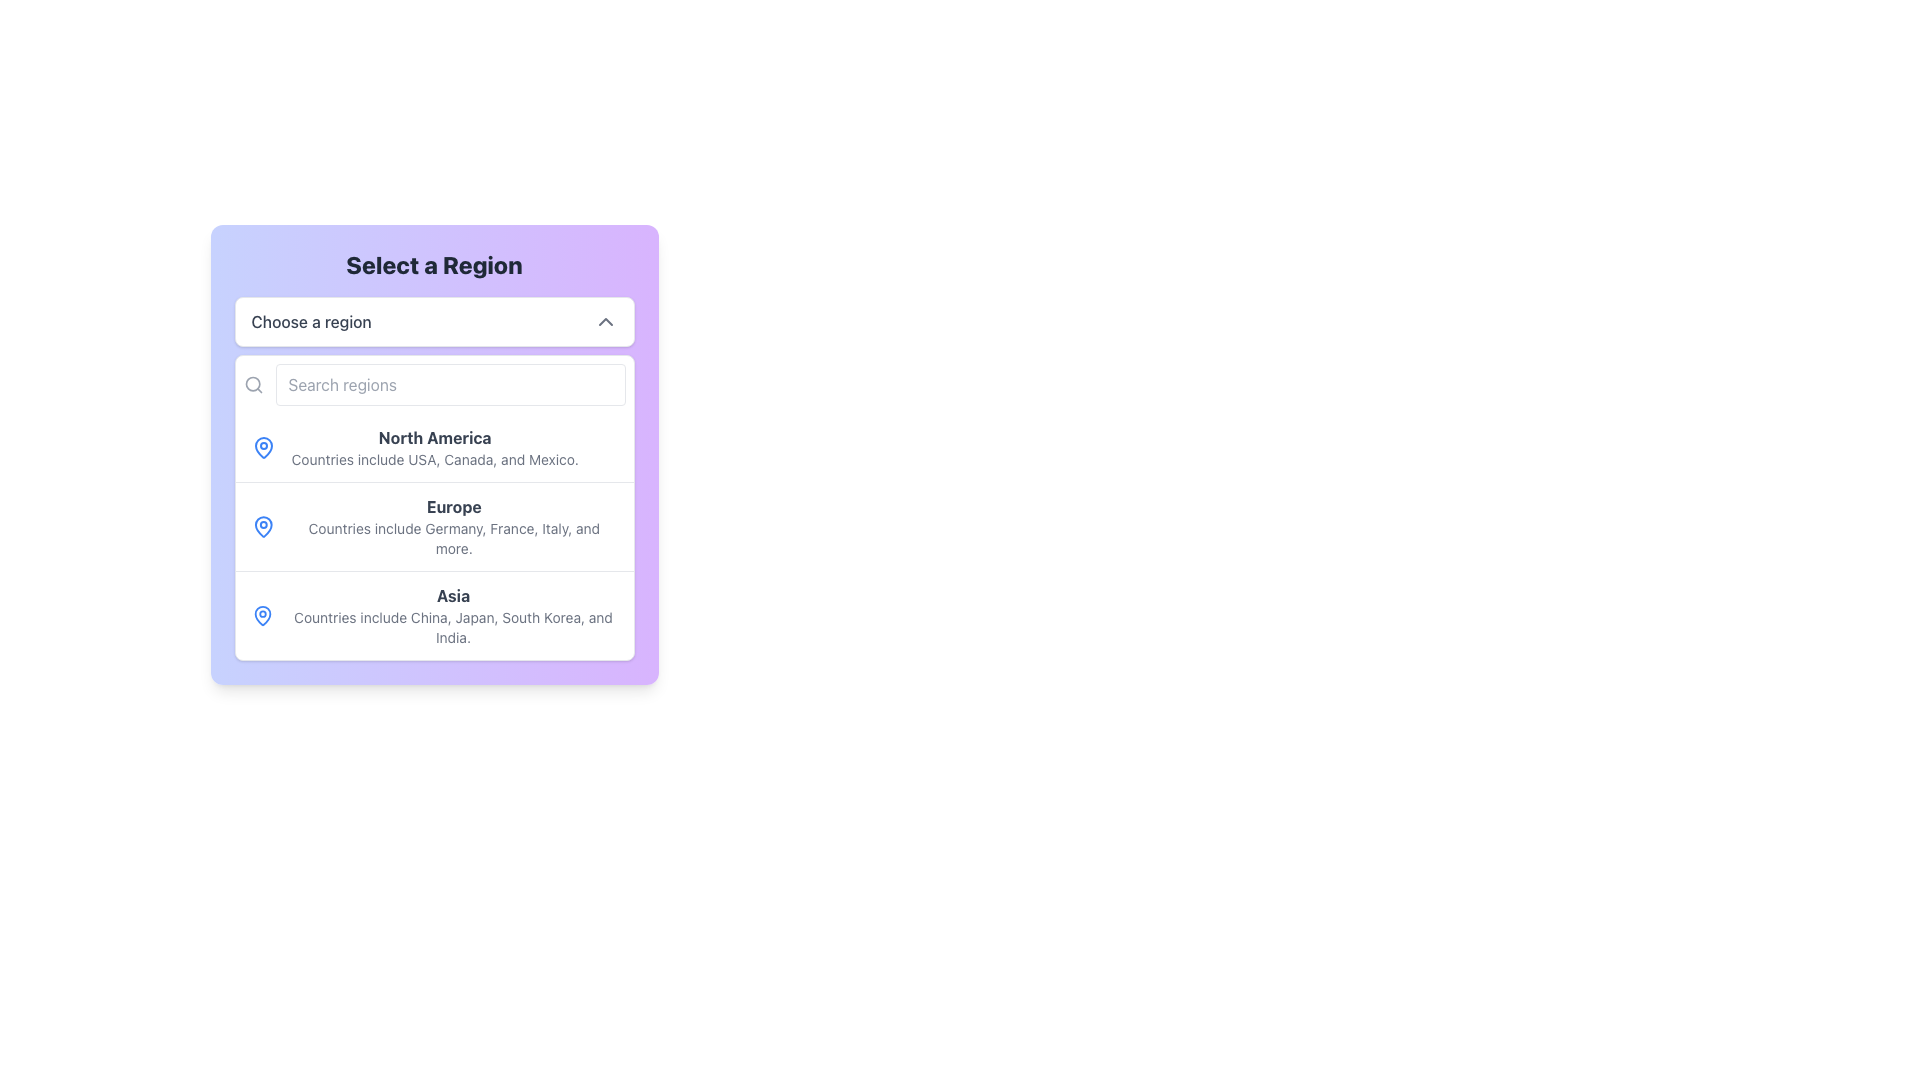 This screenshot has height=1080, width=1920. What do you see at coordinates (452, 595) in the screenshot?
I see `the Text Label that identifies the 'Asia' region in the list of selectable regions` at bounding box center [452, 595].